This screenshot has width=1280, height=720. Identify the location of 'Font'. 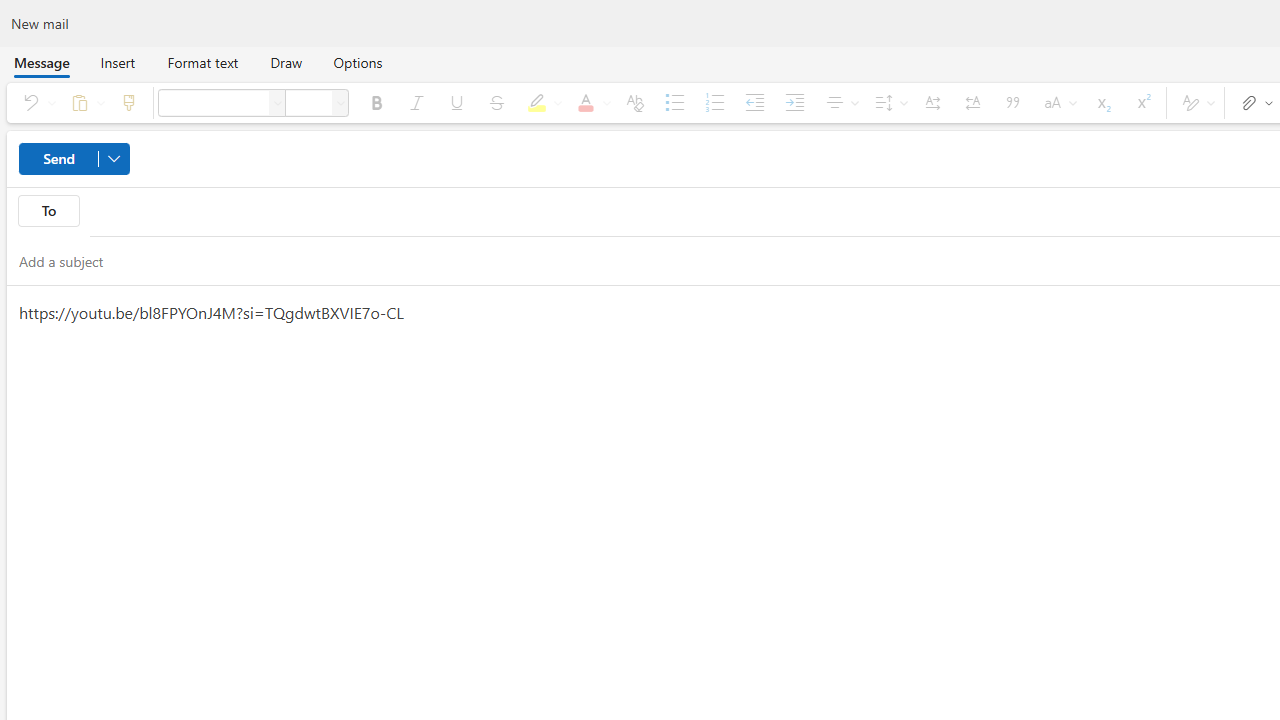
(213, 102).